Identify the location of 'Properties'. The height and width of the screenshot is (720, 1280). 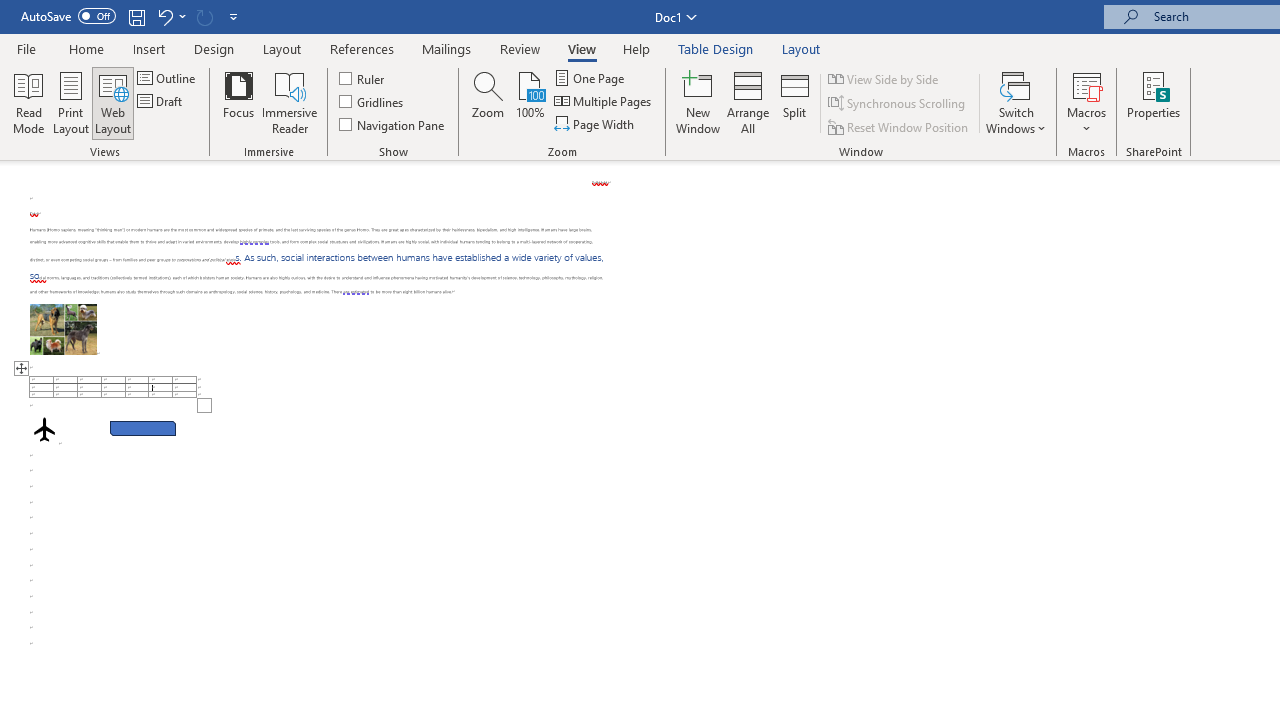
(1153, 103).